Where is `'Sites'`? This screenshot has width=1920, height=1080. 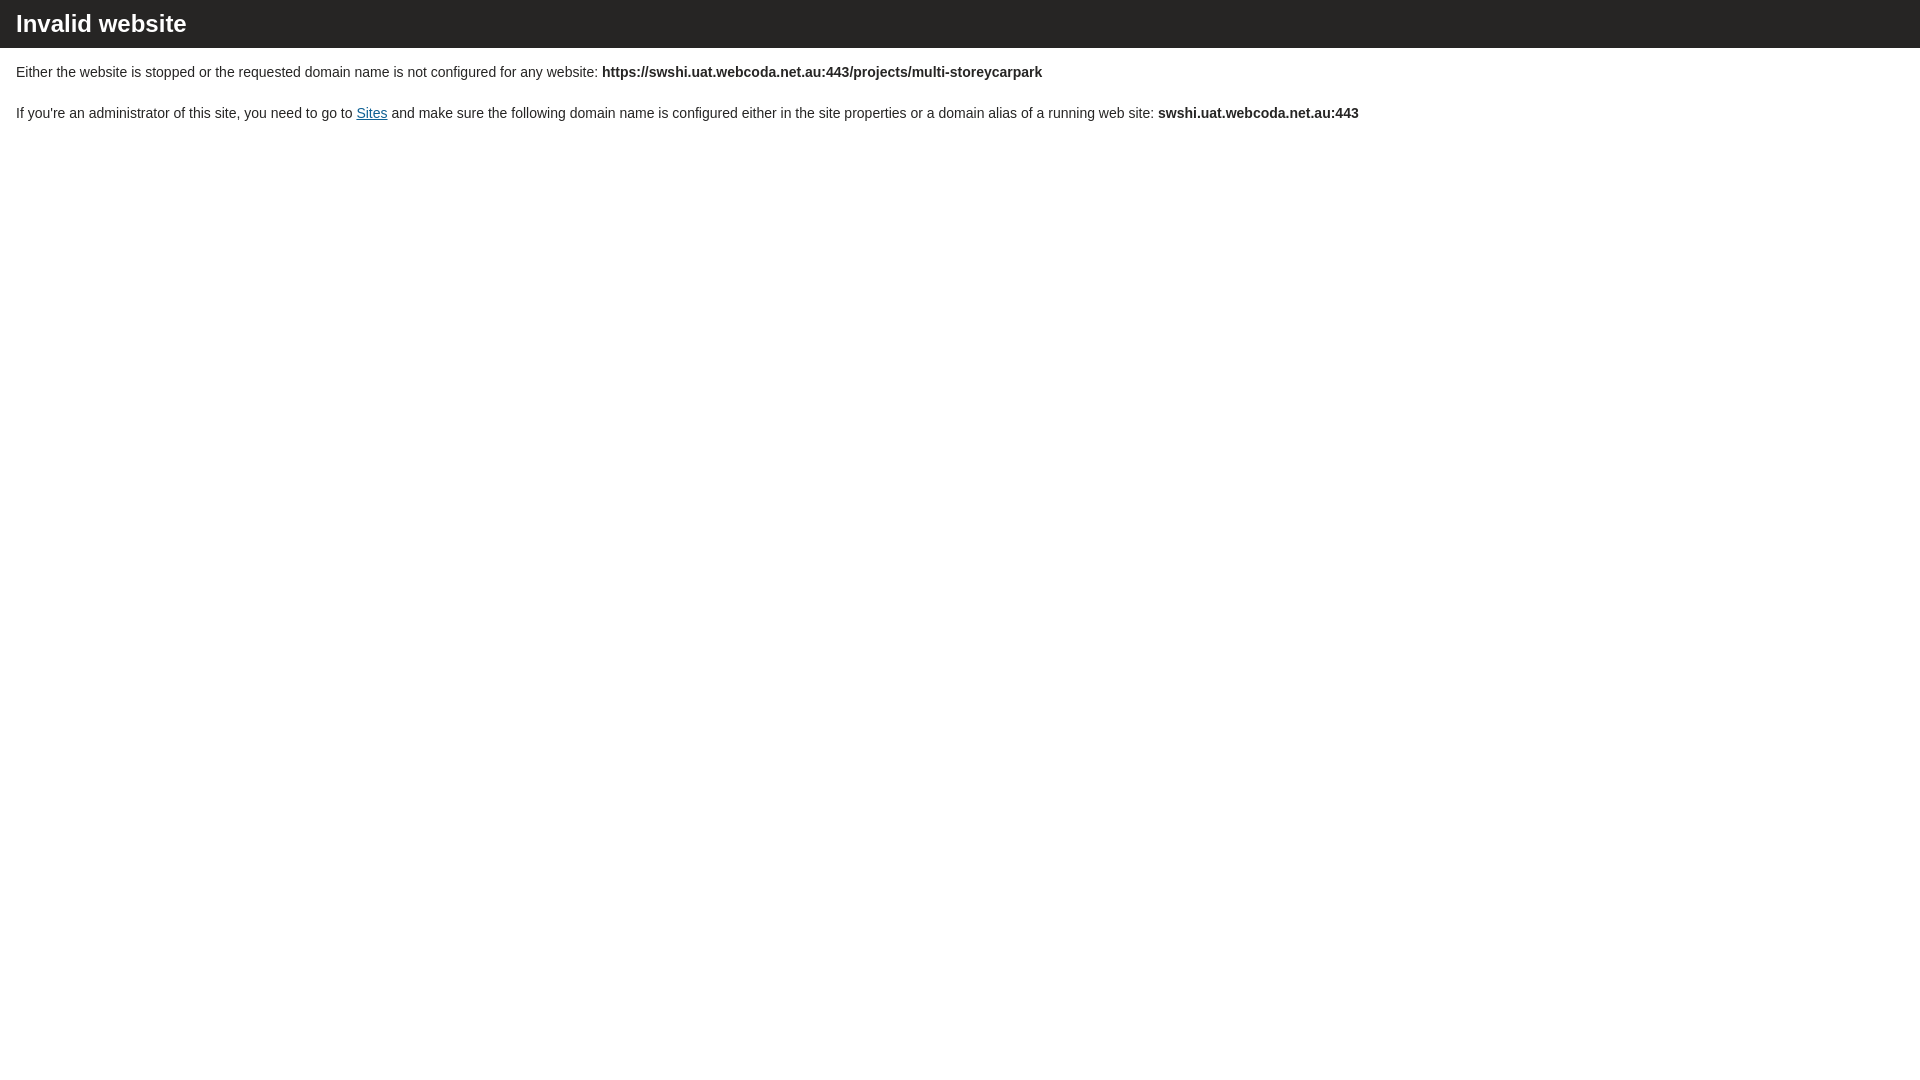 'Sites' is located at coordinates (371, 112).